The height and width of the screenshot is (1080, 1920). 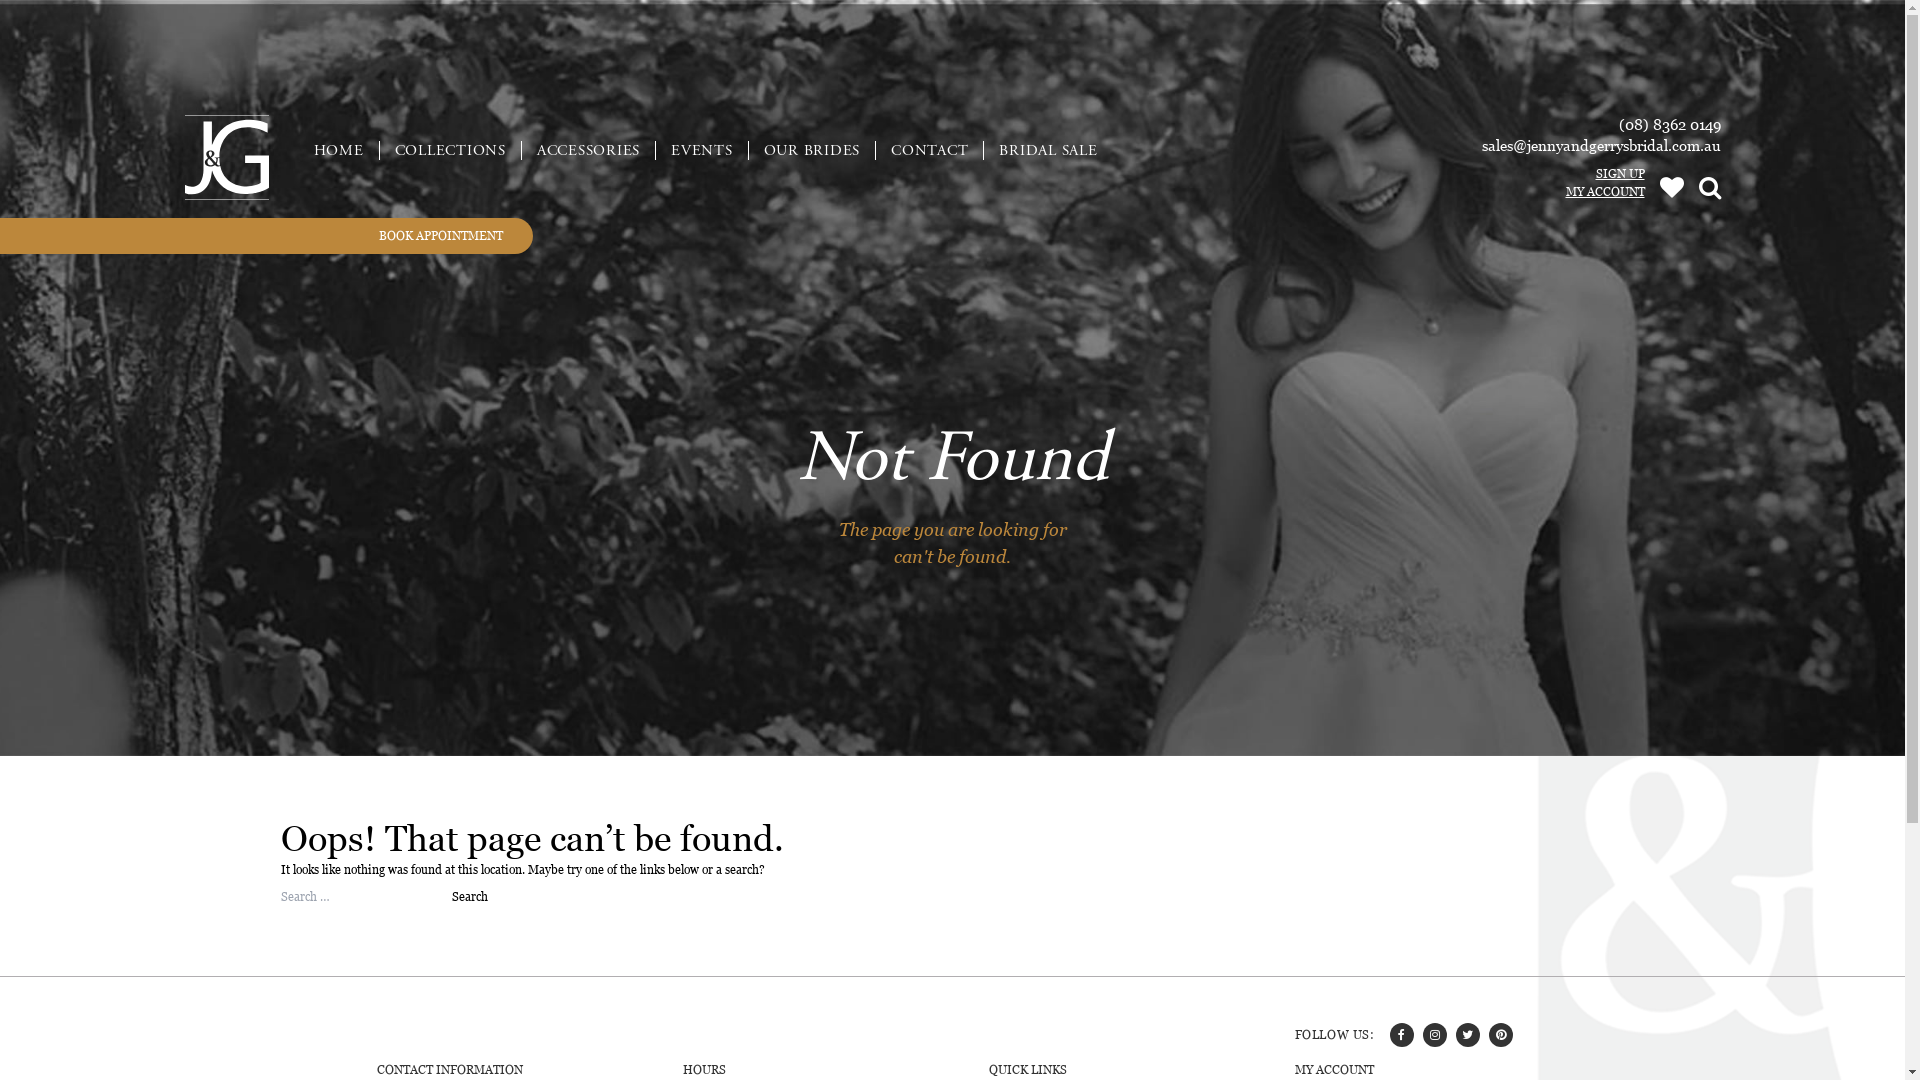 What do you see at coordinates (1046, 148) in the screenshot?
I see `'BRIDAL SALE'` at bounding box center [1046, 148].